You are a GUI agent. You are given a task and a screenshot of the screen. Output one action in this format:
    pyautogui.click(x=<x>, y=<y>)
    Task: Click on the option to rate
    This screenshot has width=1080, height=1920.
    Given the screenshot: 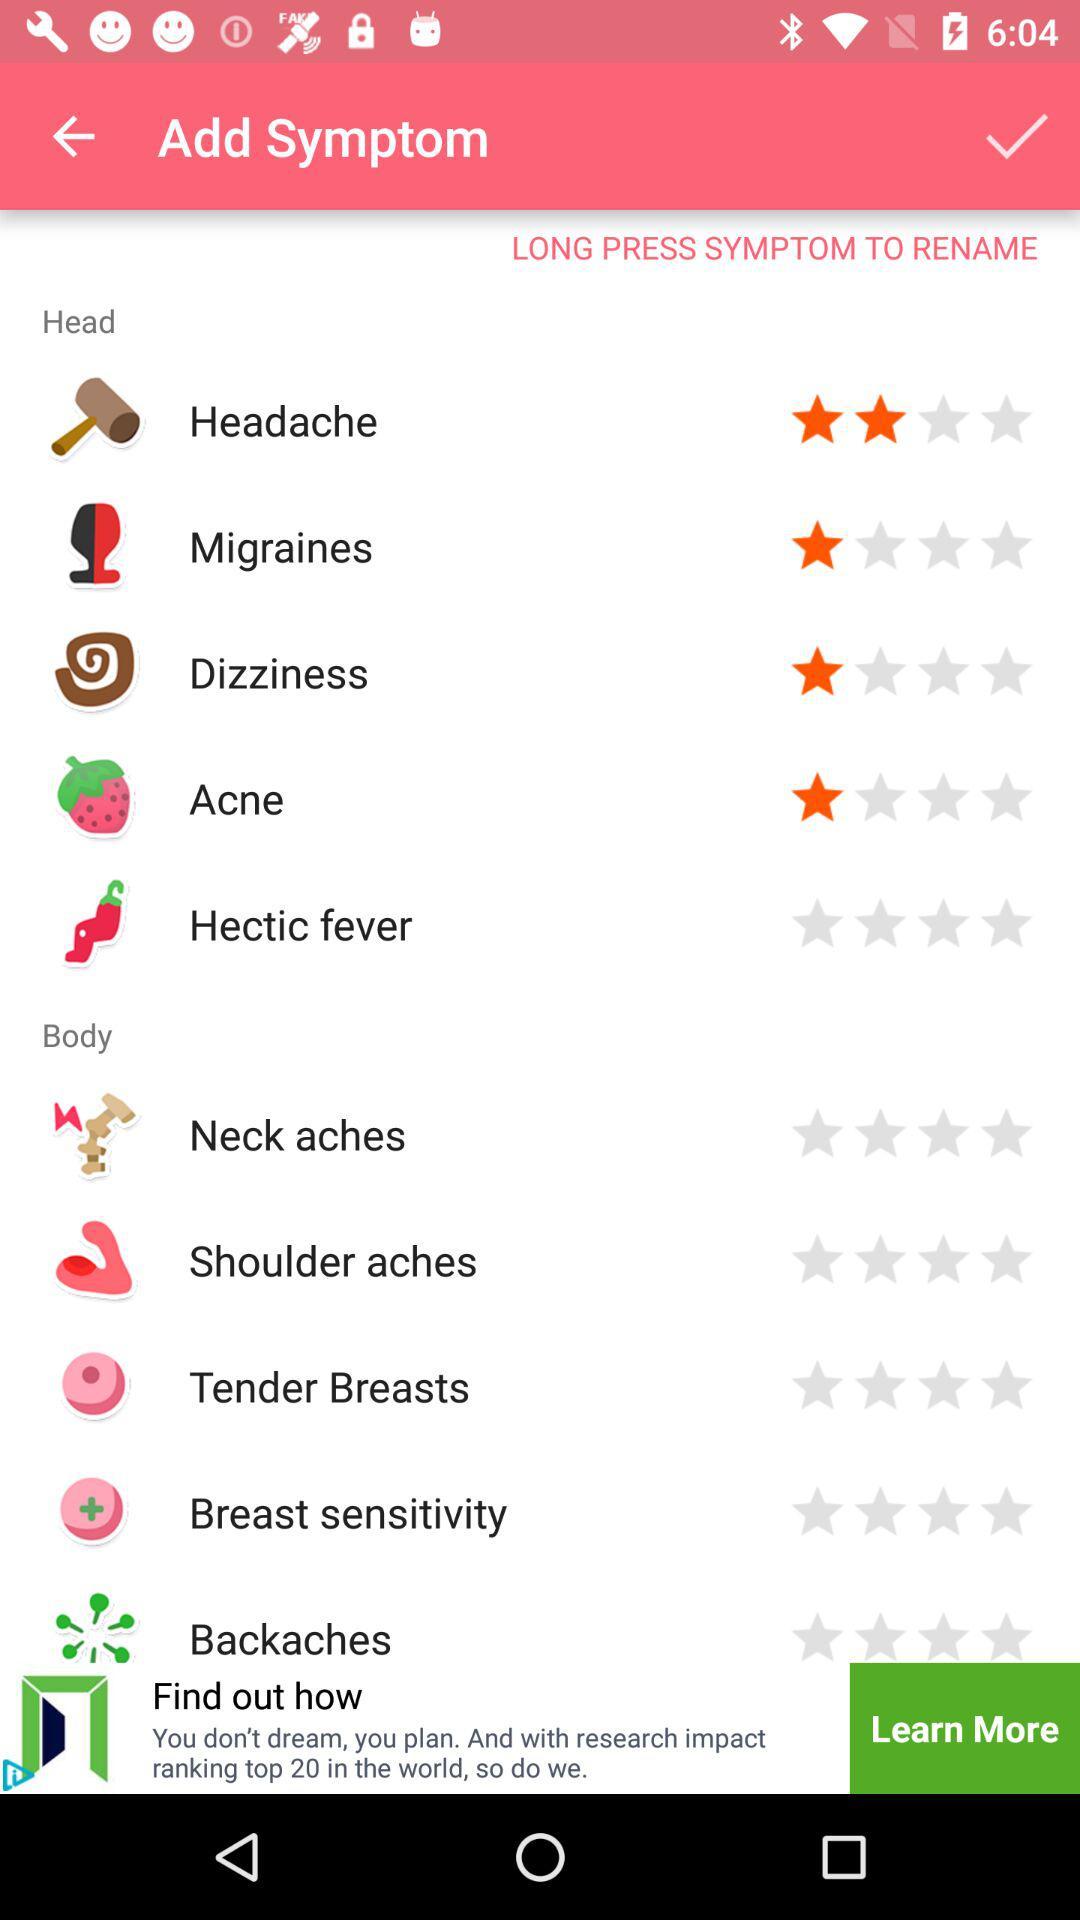 What is the action you would take?
    pyautogui.click(x=943, y=672)
    